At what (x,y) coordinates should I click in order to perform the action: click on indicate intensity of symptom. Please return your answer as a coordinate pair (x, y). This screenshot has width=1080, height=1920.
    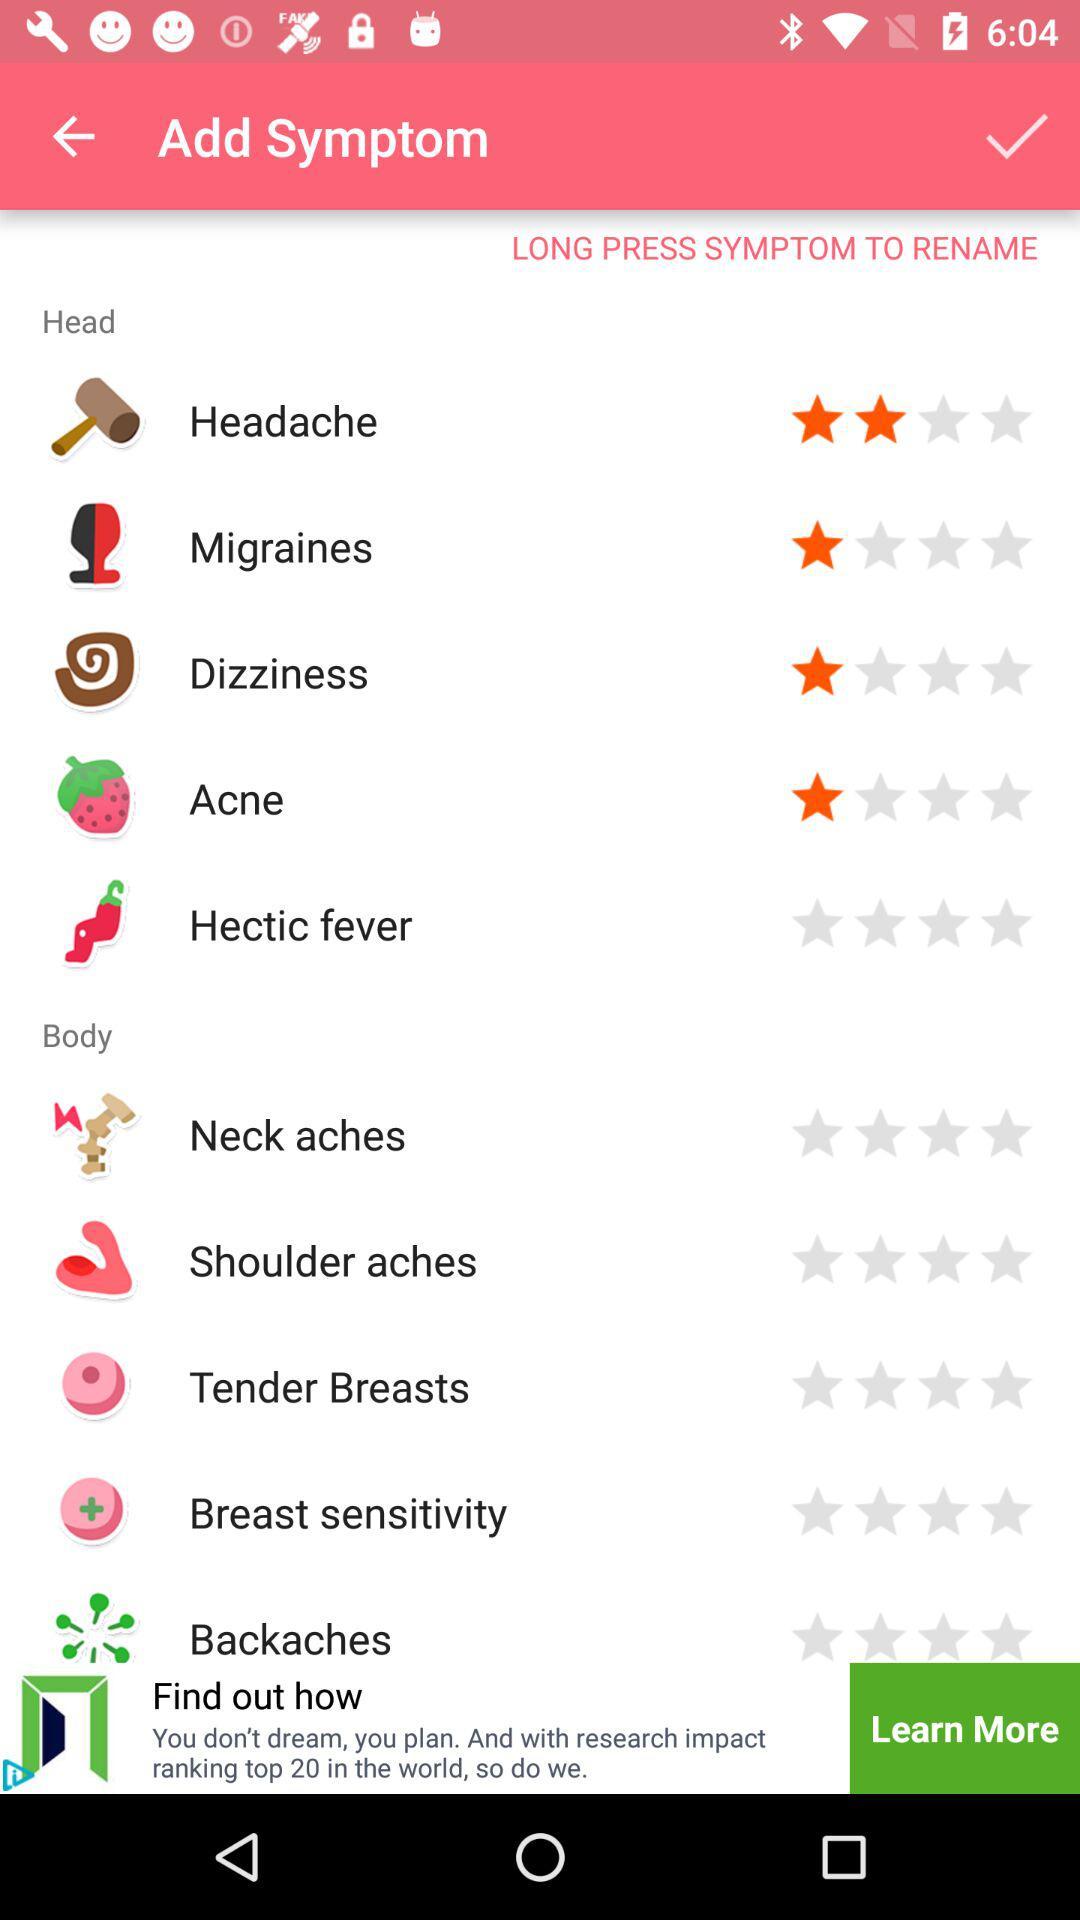
    Looking at the image, I should click on (879, 1512).